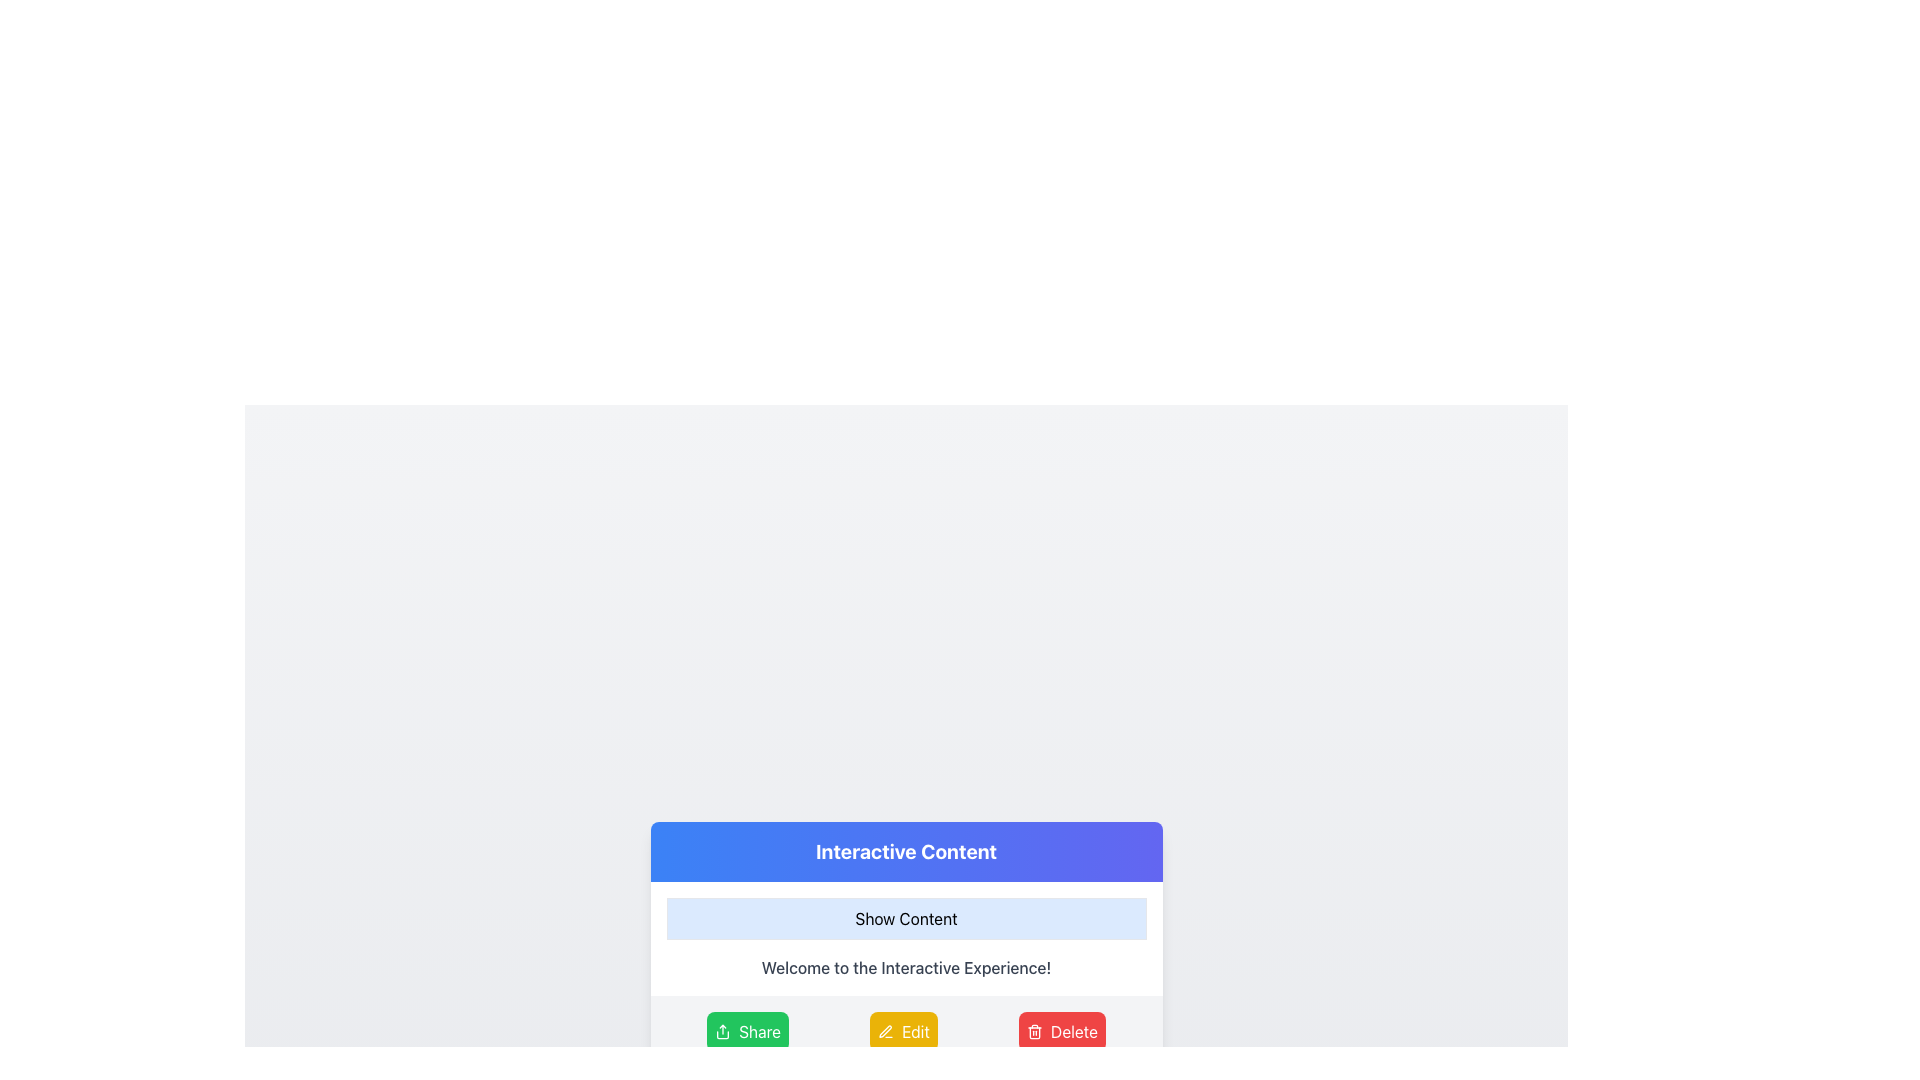 This screenshot has height=1080, width=1920. What do you see at coordinates (1061, 1032) in the screenshot?
I see `the red 'Delete' button with a trash can icon` at bounding box center [1061, 1032].